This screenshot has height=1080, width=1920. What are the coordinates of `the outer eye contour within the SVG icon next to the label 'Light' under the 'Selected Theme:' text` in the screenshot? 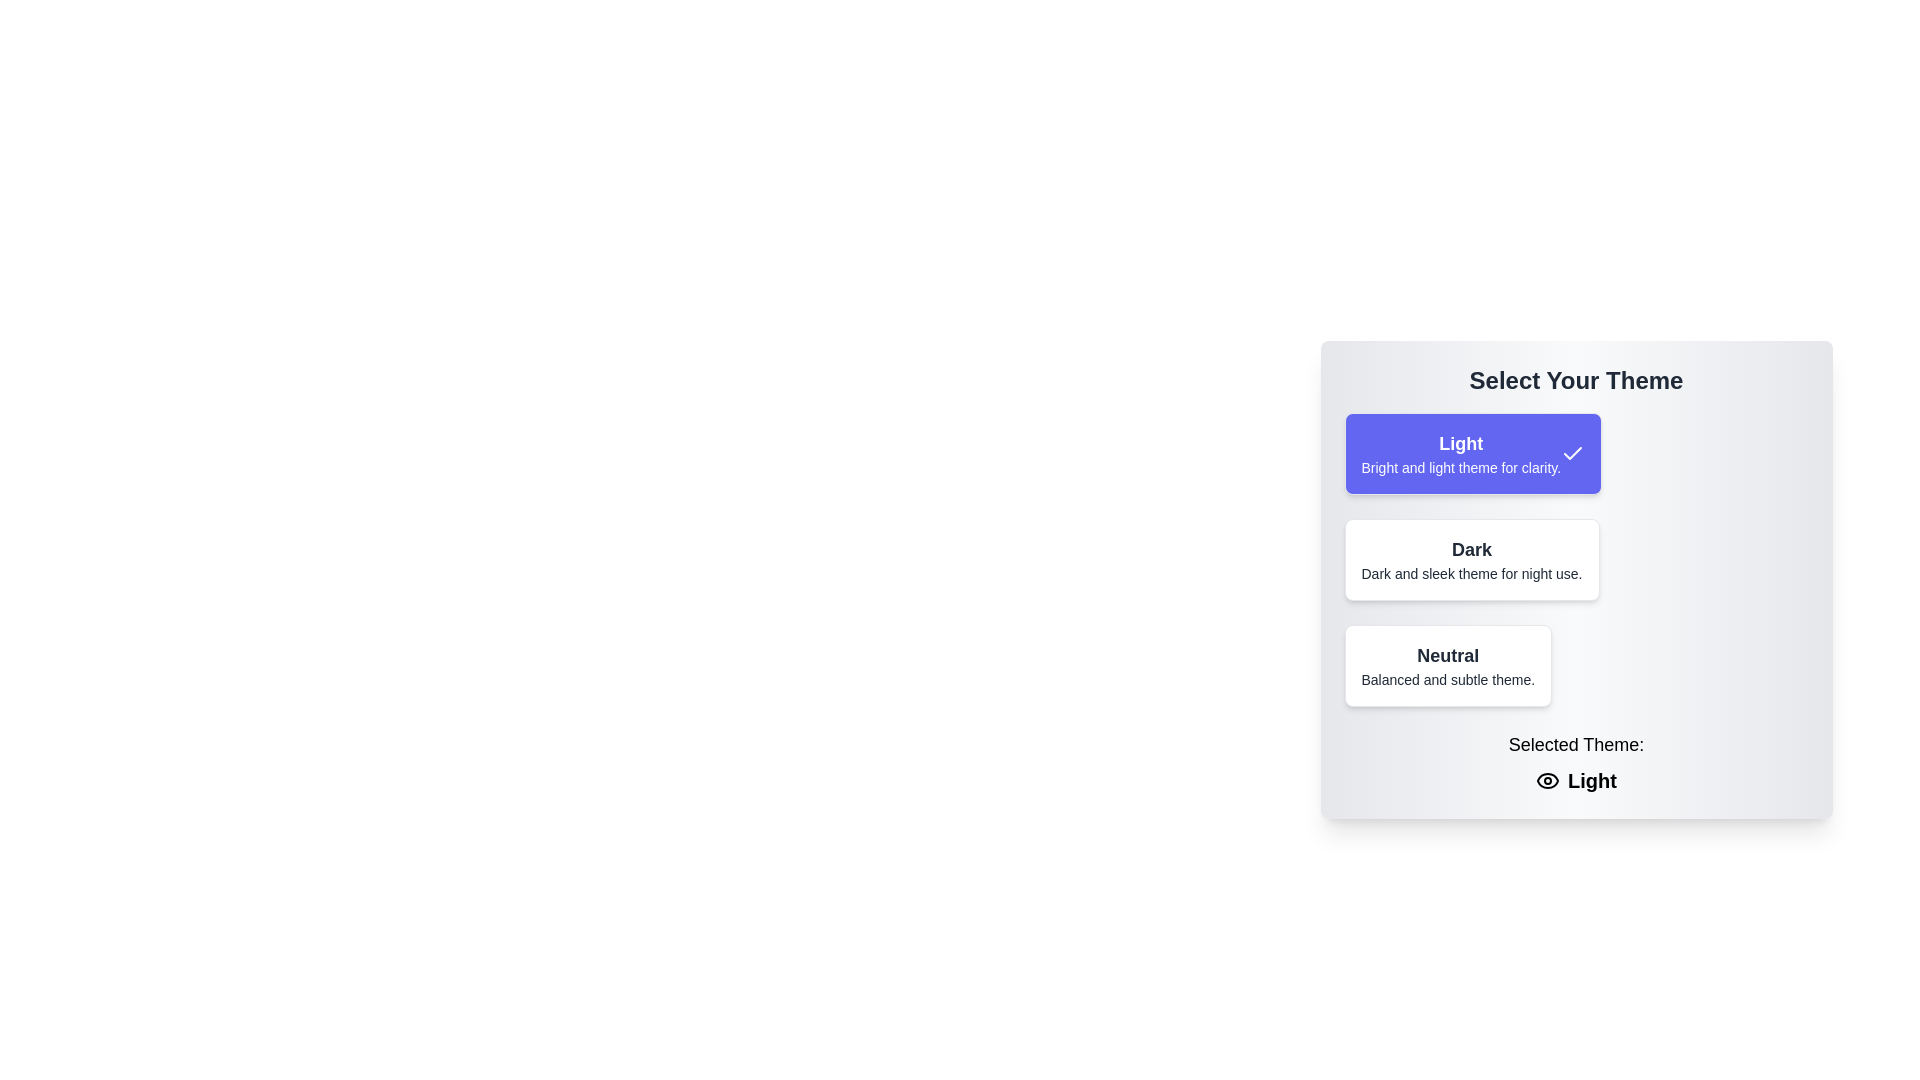 It's located at (1547, 779).